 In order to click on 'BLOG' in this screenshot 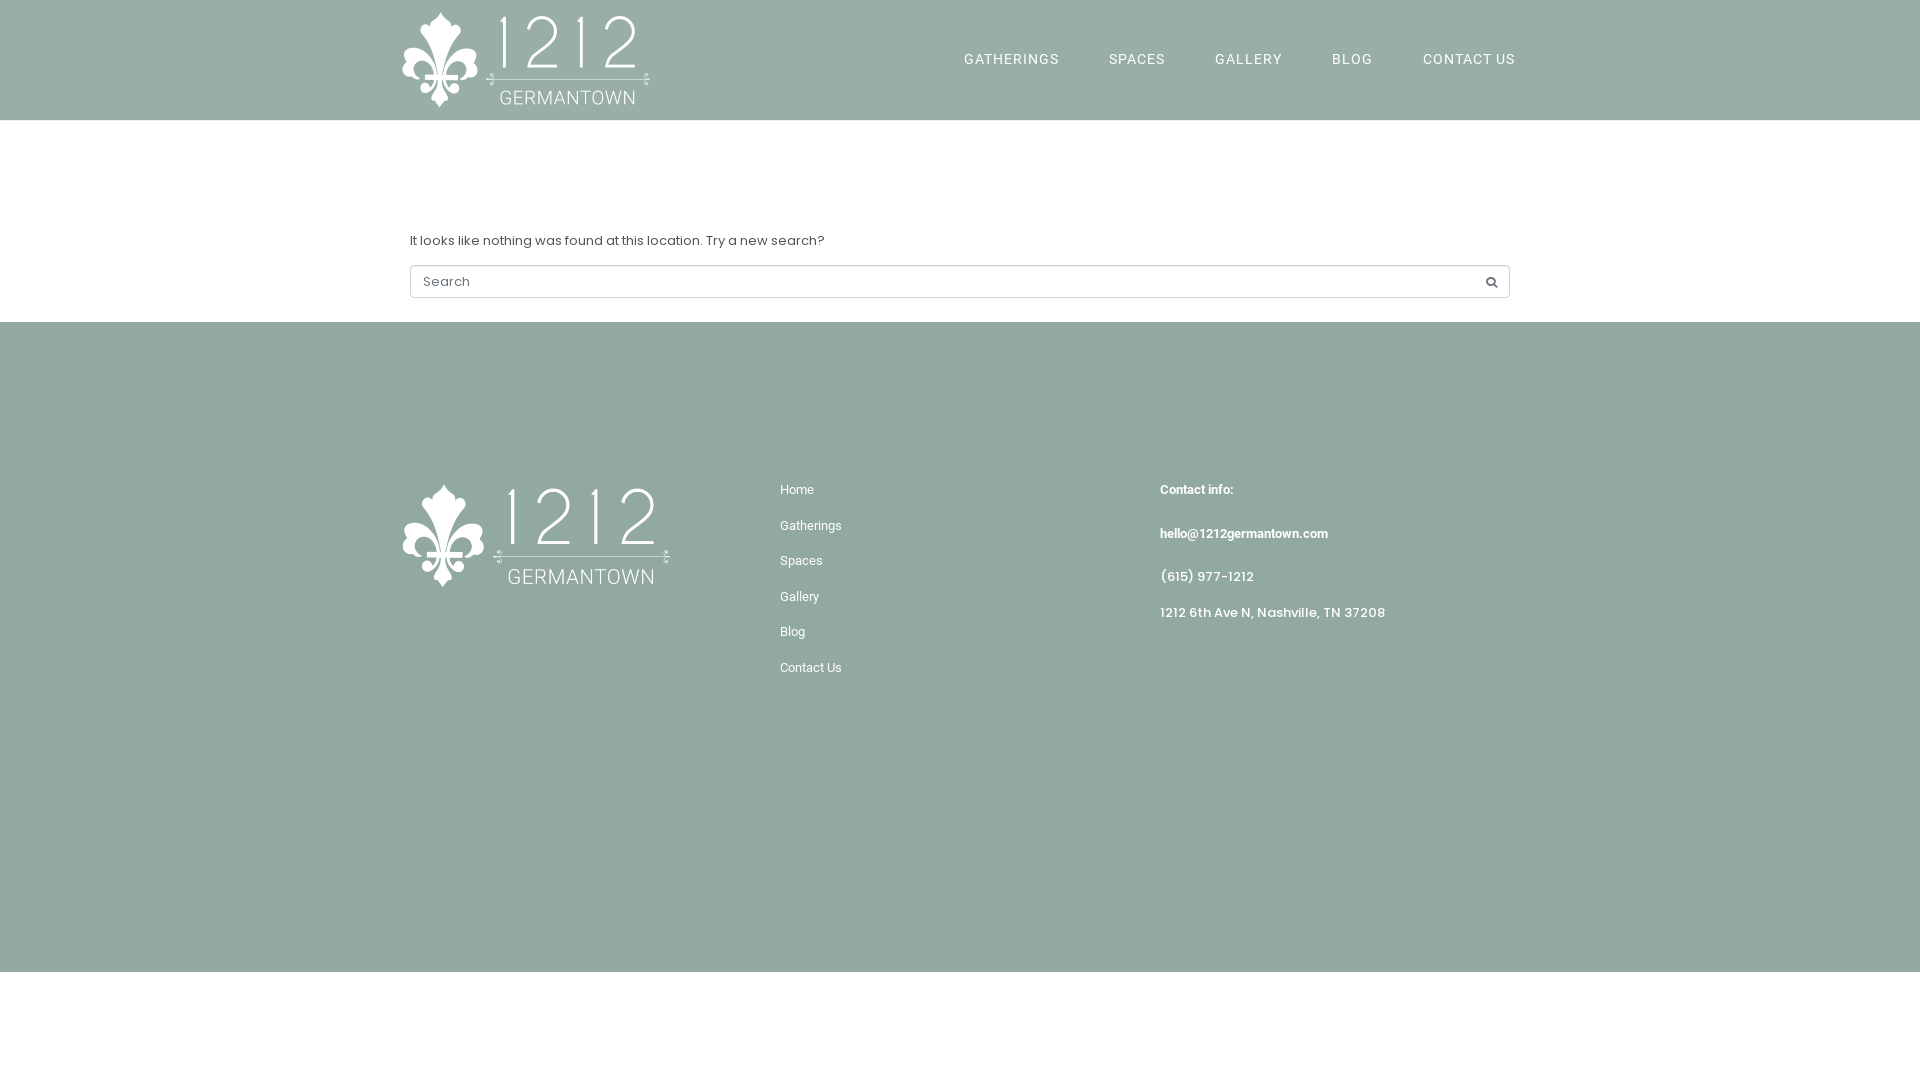, I will do `click(1352, 59)`.